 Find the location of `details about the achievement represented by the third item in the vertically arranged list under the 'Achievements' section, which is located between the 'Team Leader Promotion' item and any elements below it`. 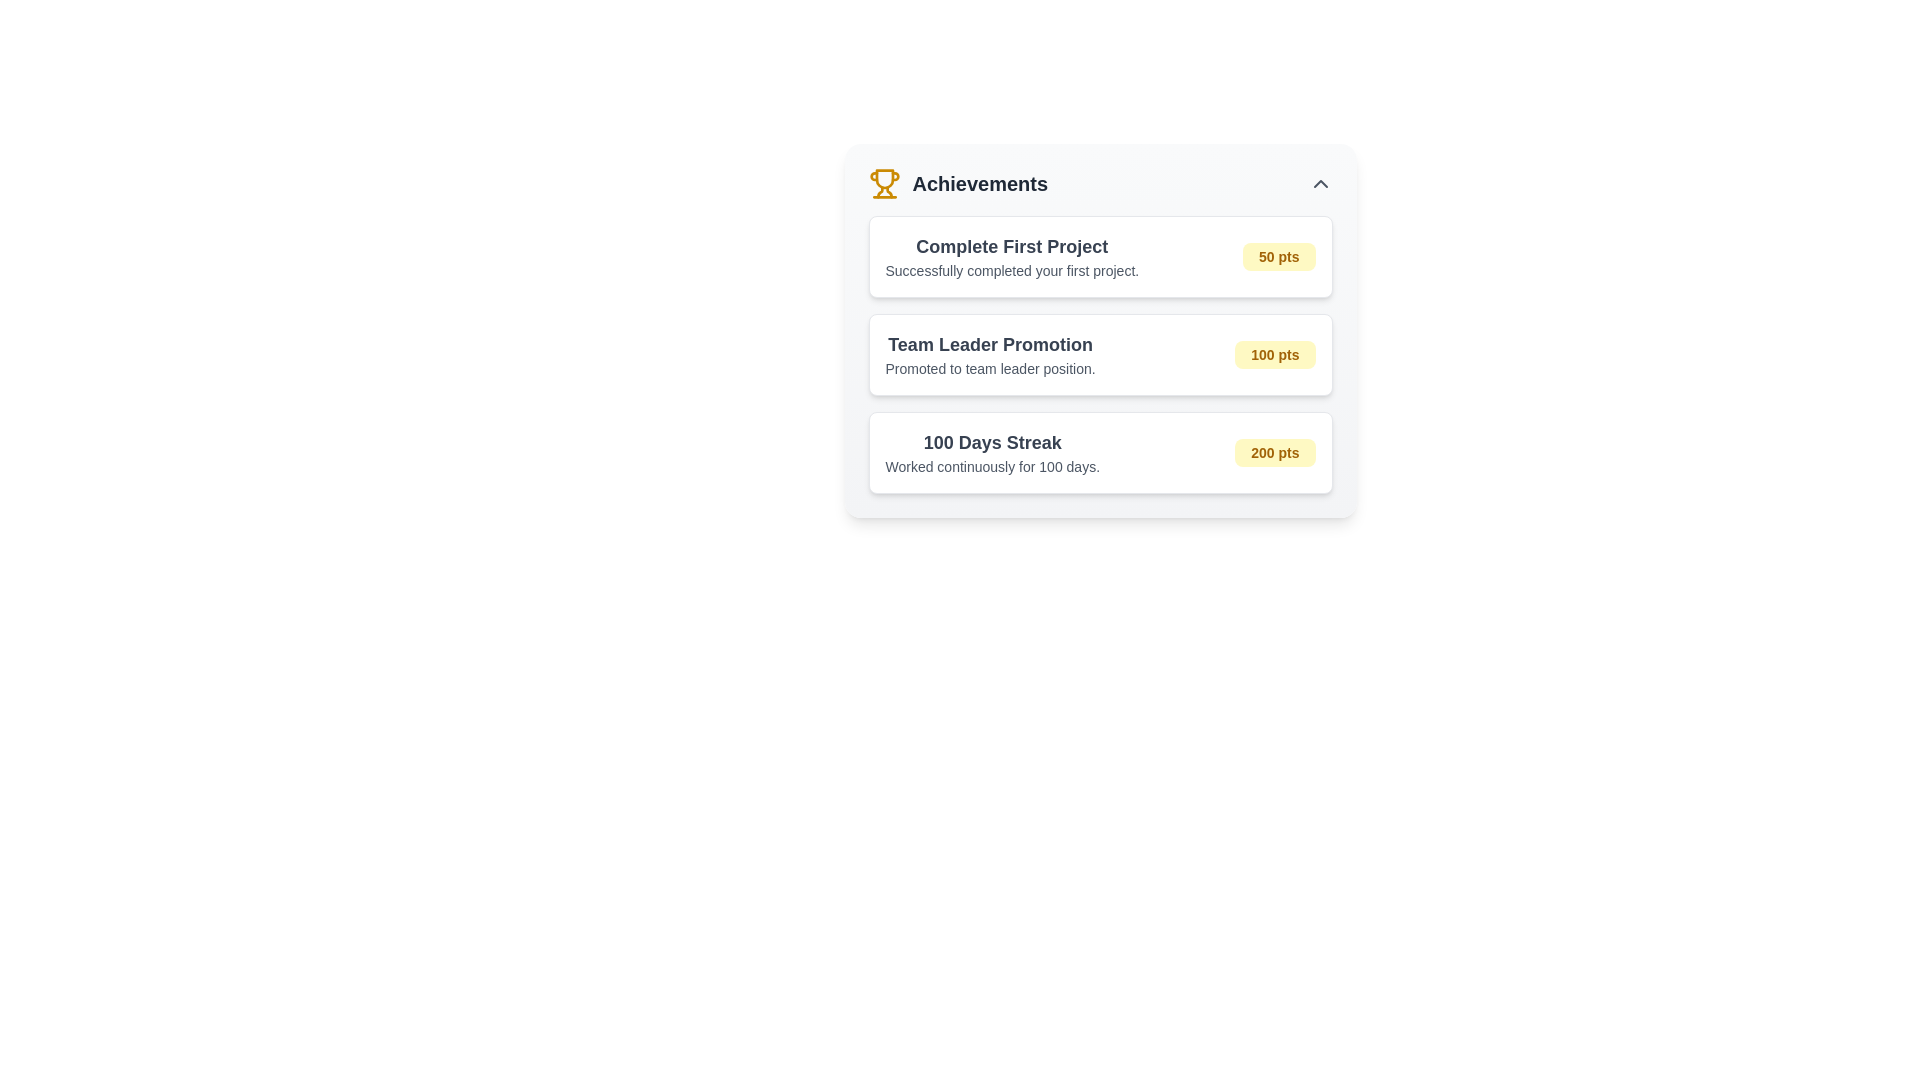

details about the achievement represented by the third item in the vertically arranged list under the 'Achievements' section, which is located between the 'Team Leader Promotion' item and any elements below it is located at coordinates (1099, 452).